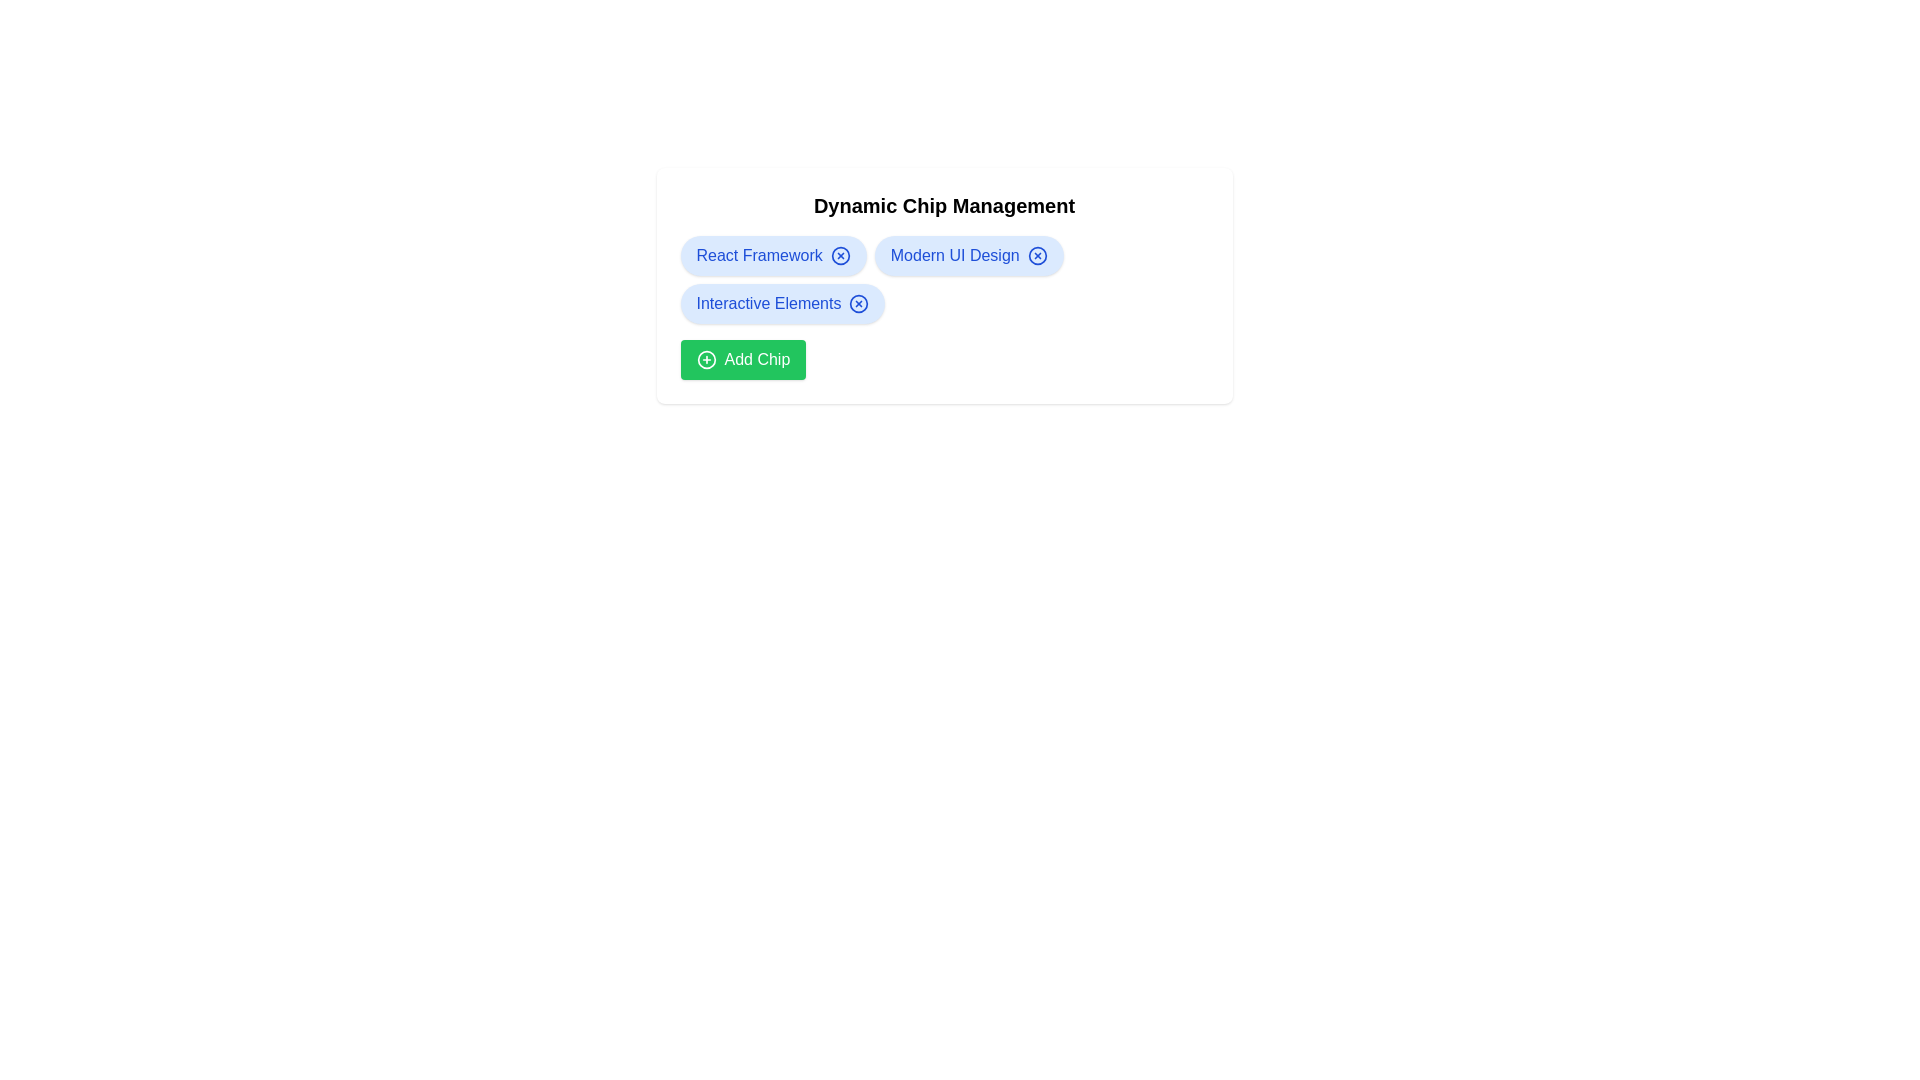  I want to click on close button on the chip labeled Interactive Elements to remove it, so click(859, 304).